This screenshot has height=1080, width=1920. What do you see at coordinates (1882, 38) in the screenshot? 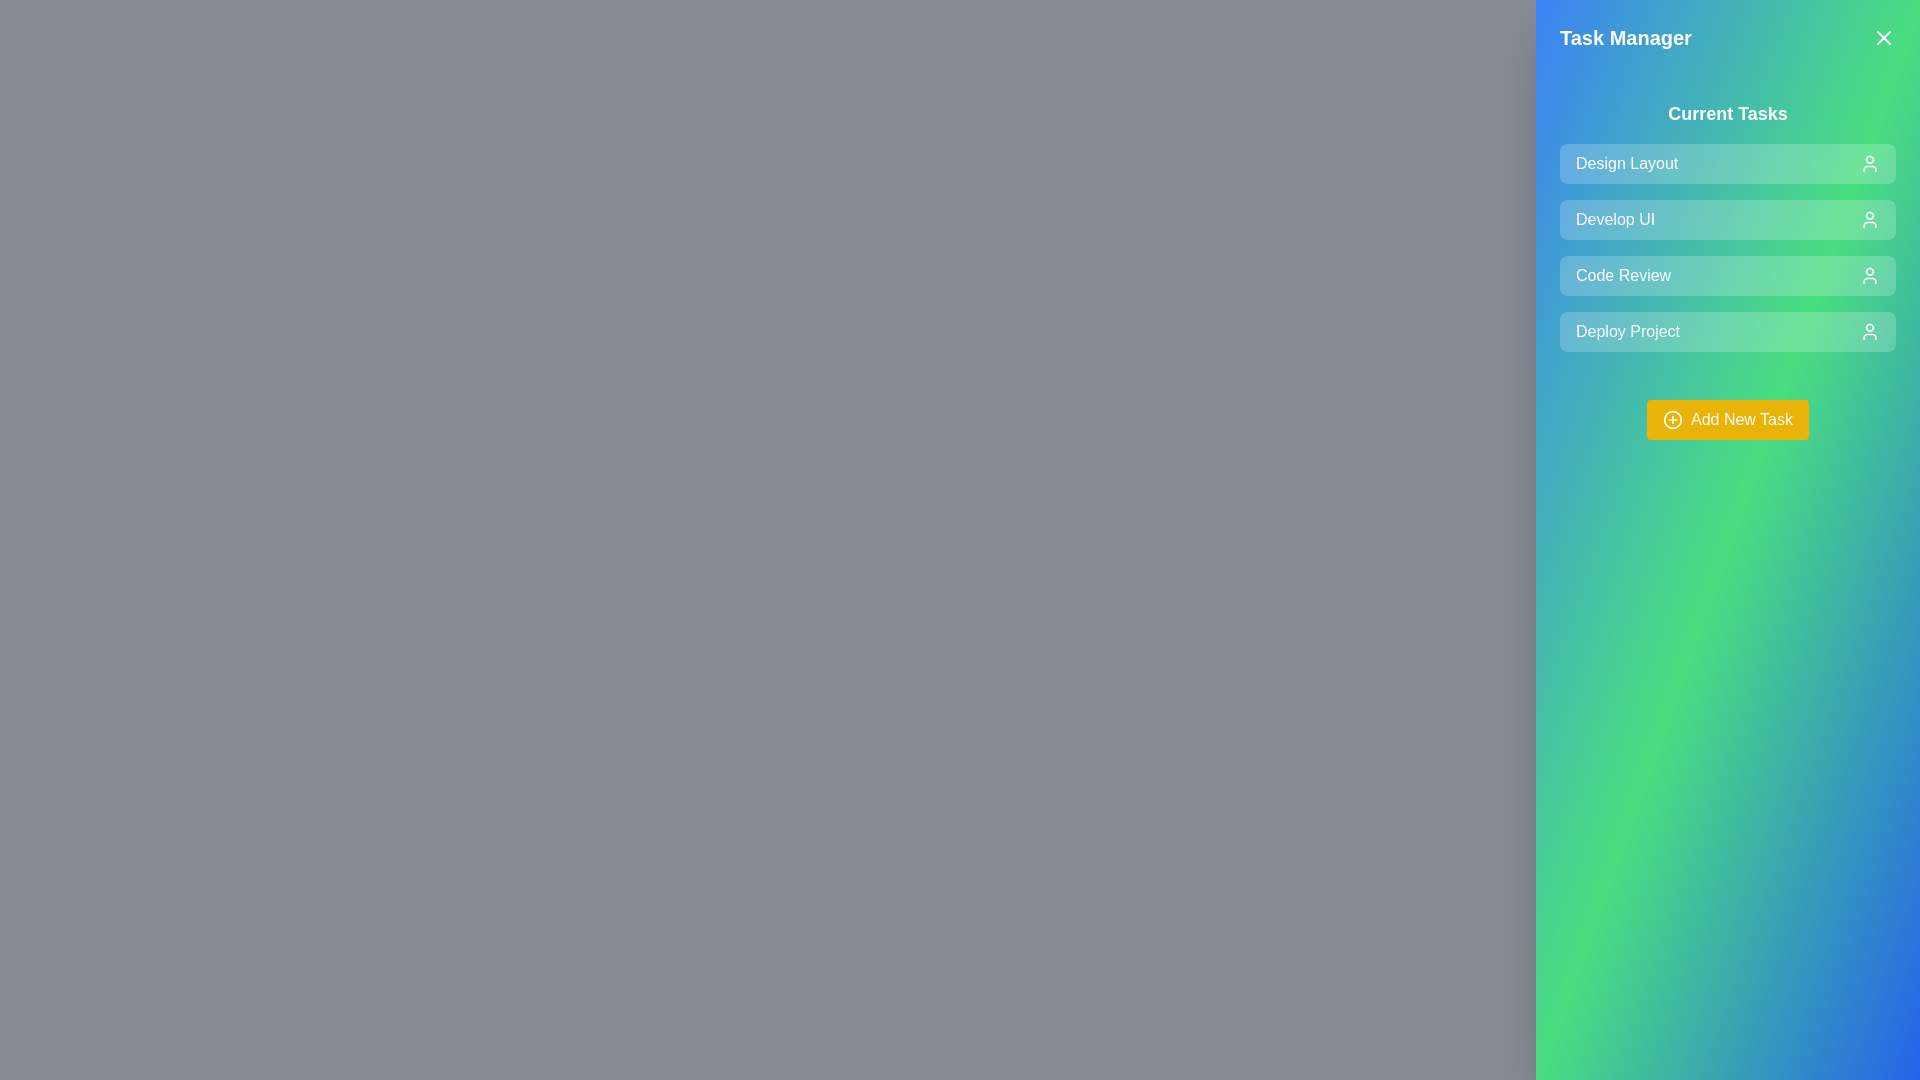
I see `the 'X' button in the top-right corner of the 'Task Manager' panel to observe its hover style` at bounding box center [1882, 38].